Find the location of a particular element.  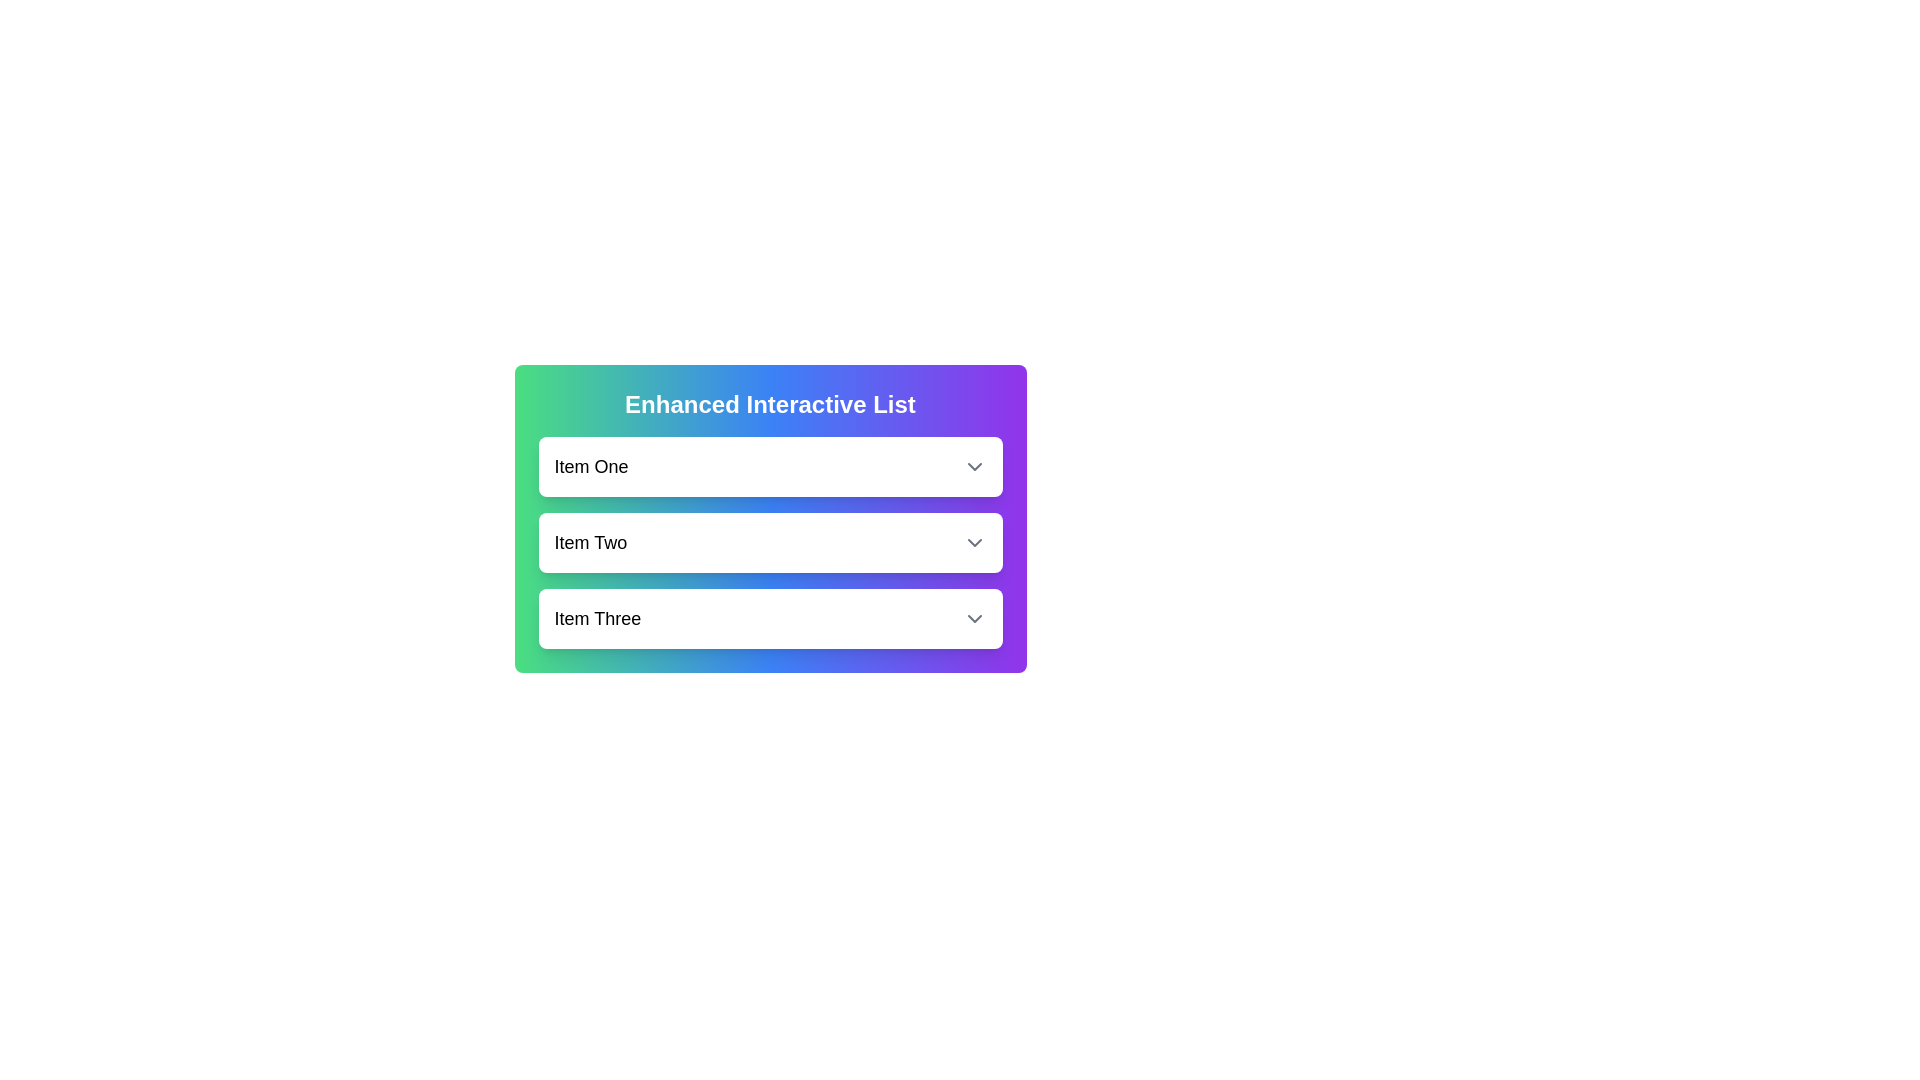

the 'Item Two' dropdown trigger is located at coordinates (769, 543).